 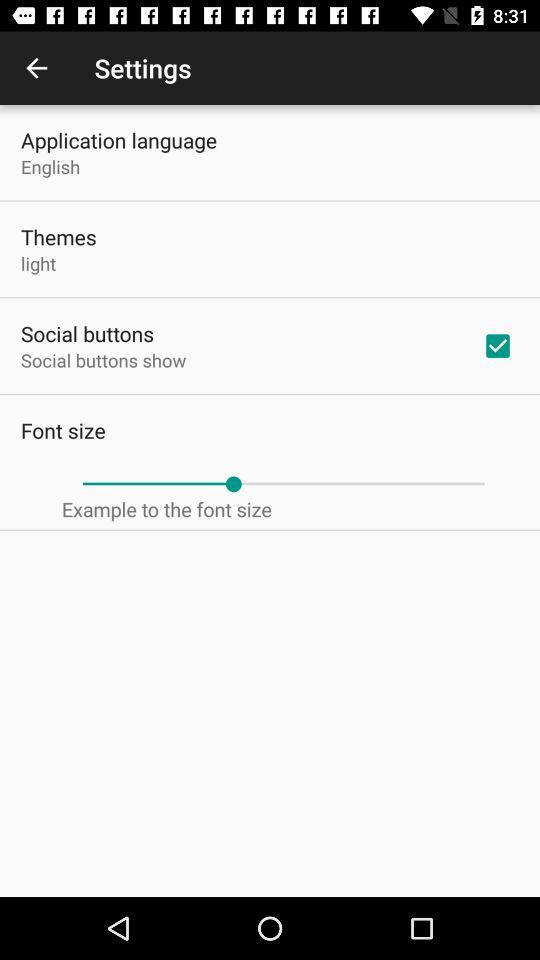 I want to click on the themes item, so click(x=58, y=237).